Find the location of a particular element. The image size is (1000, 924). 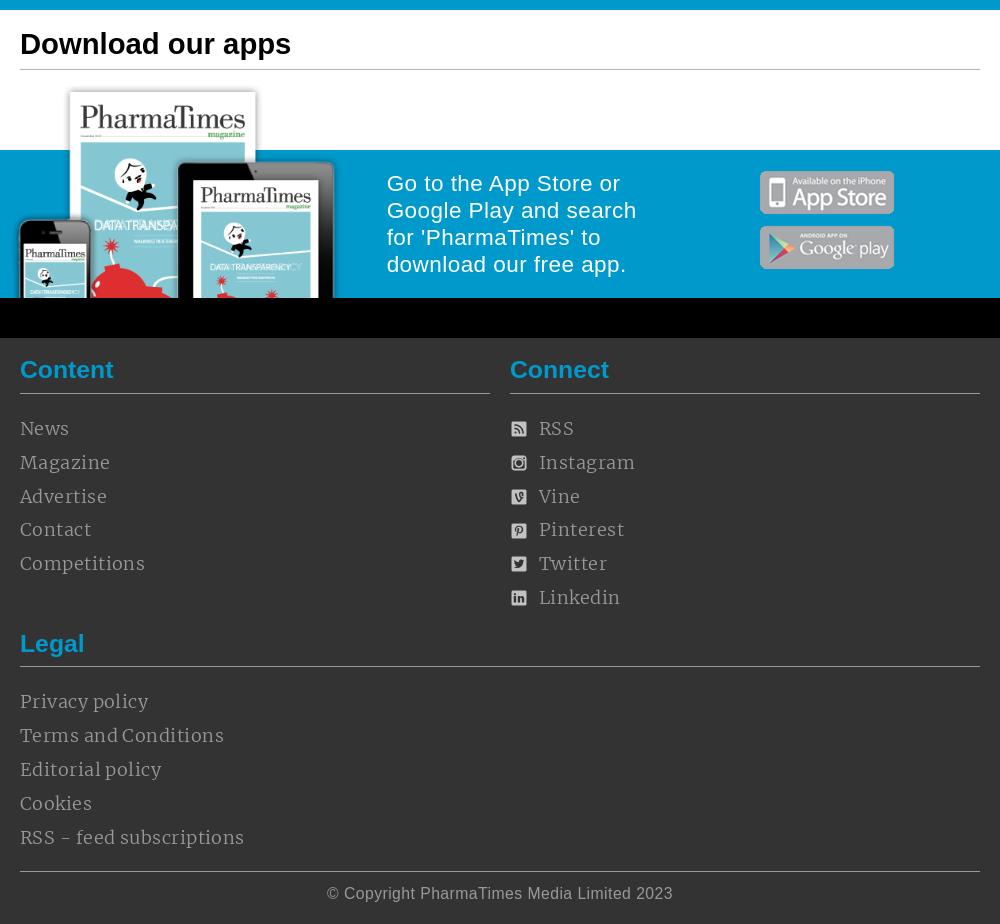

'News' is located at coordinates (44, 428).